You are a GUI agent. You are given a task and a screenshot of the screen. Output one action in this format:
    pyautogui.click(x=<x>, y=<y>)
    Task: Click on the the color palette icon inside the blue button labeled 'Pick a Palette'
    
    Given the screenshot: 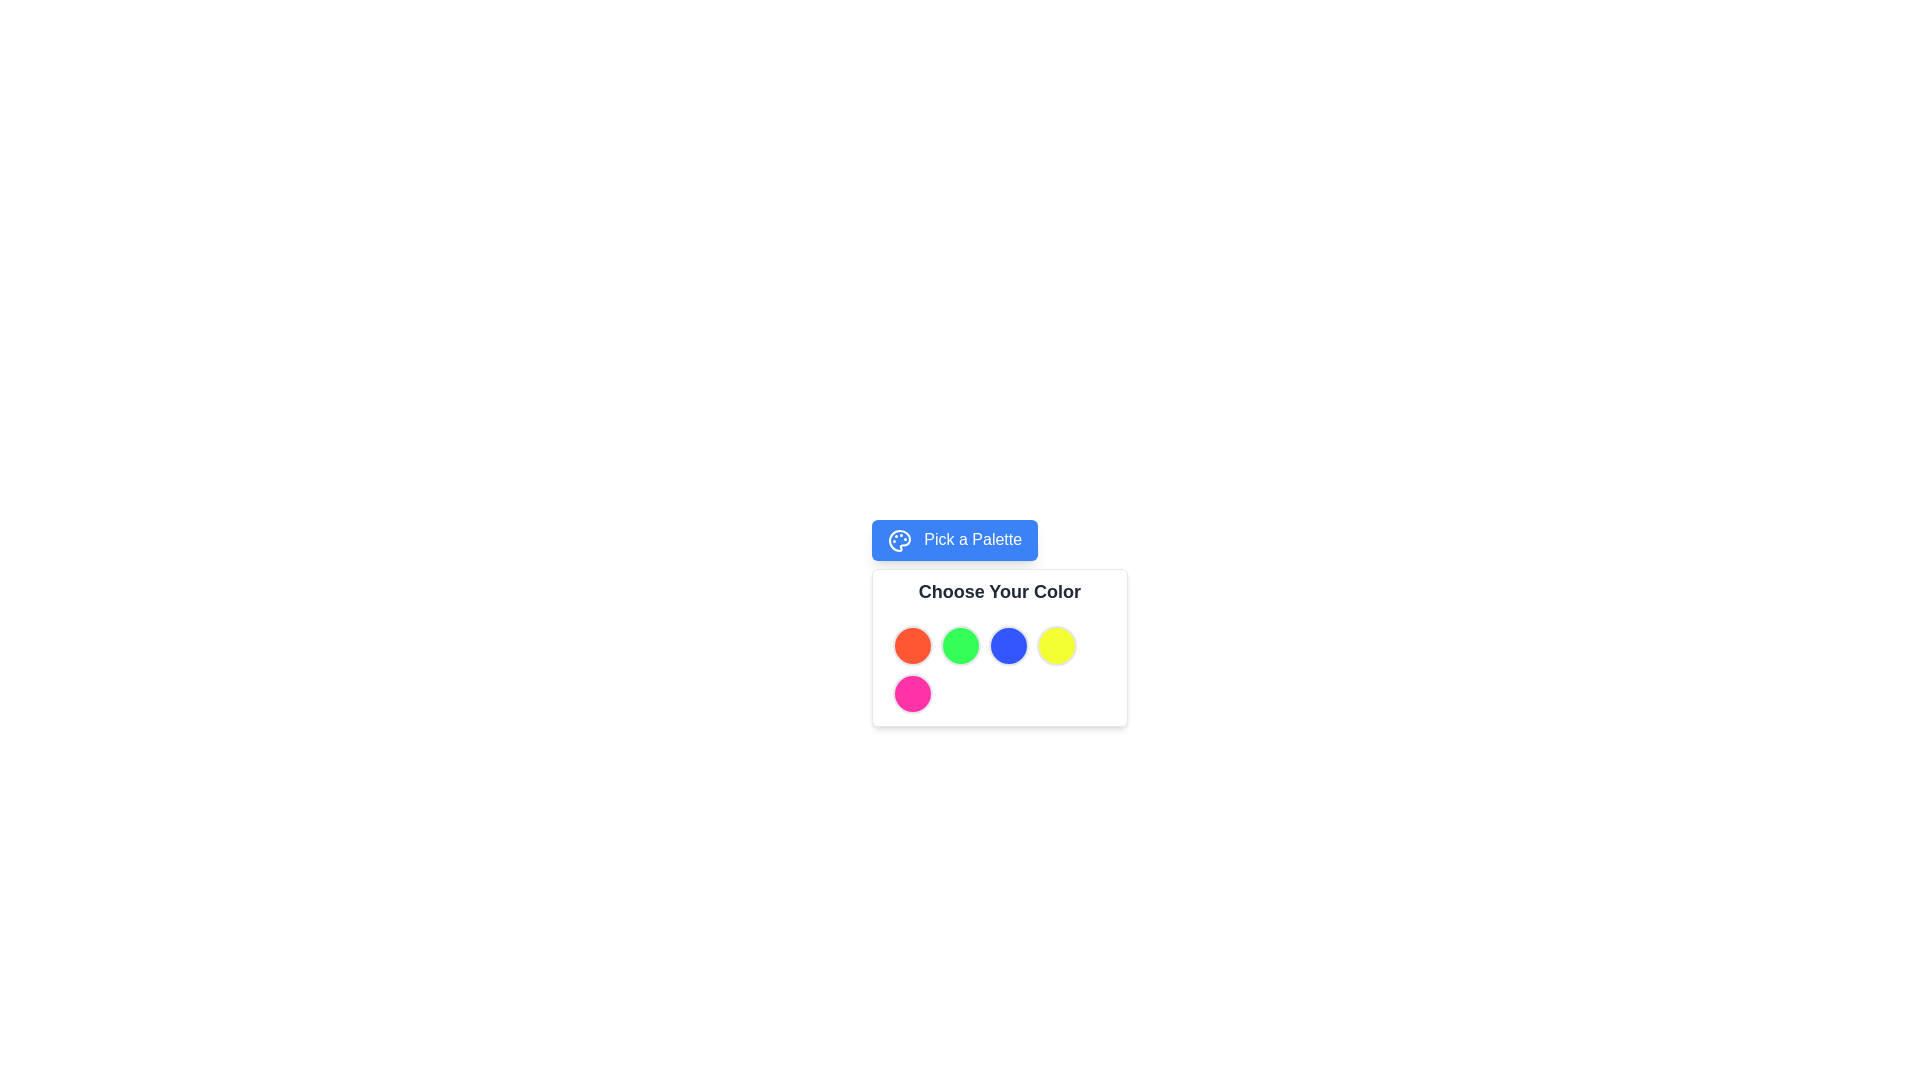 What is the action you would take?
    pyautogui.click(x=898, y=540)
    